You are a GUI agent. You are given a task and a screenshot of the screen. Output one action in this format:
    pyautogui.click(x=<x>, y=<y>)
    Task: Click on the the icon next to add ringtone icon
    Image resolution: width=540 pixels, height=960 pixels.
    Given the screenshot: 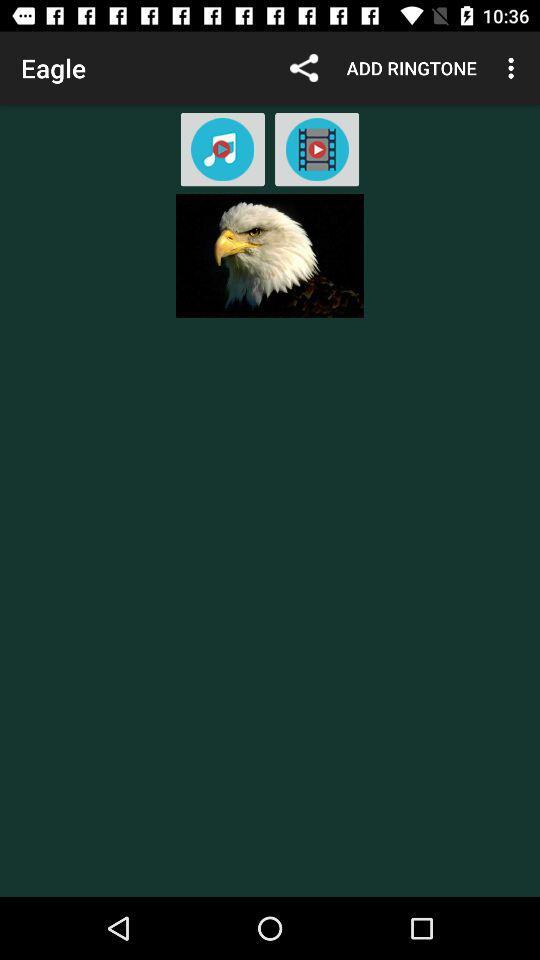 What is the action you would take?
    pyautogui.click(x=303, y=68)
    